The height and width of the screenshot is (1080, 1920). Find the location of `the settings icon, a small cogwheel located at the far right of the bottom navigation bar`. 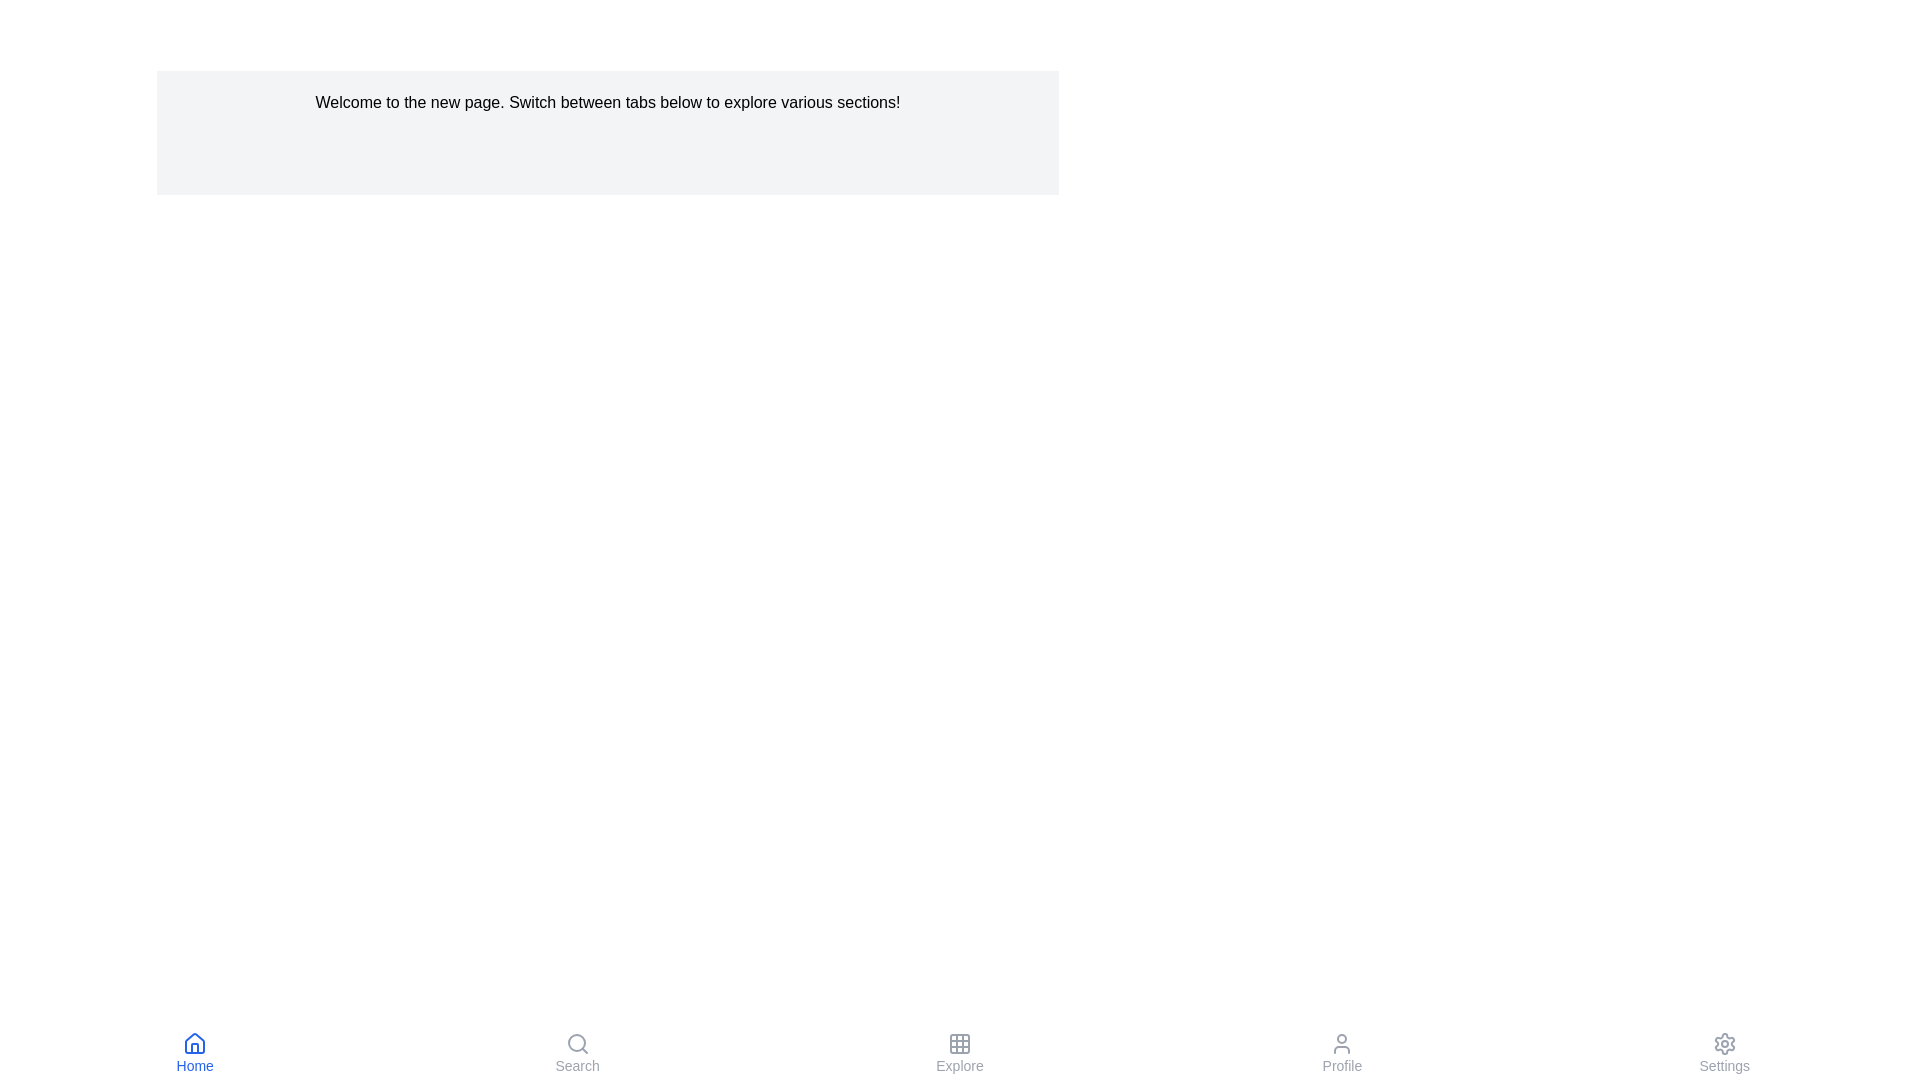

the settings icon, a small cogwheel located at the far right of the bottom navigation bar is located at coordinates (1723, 1043).